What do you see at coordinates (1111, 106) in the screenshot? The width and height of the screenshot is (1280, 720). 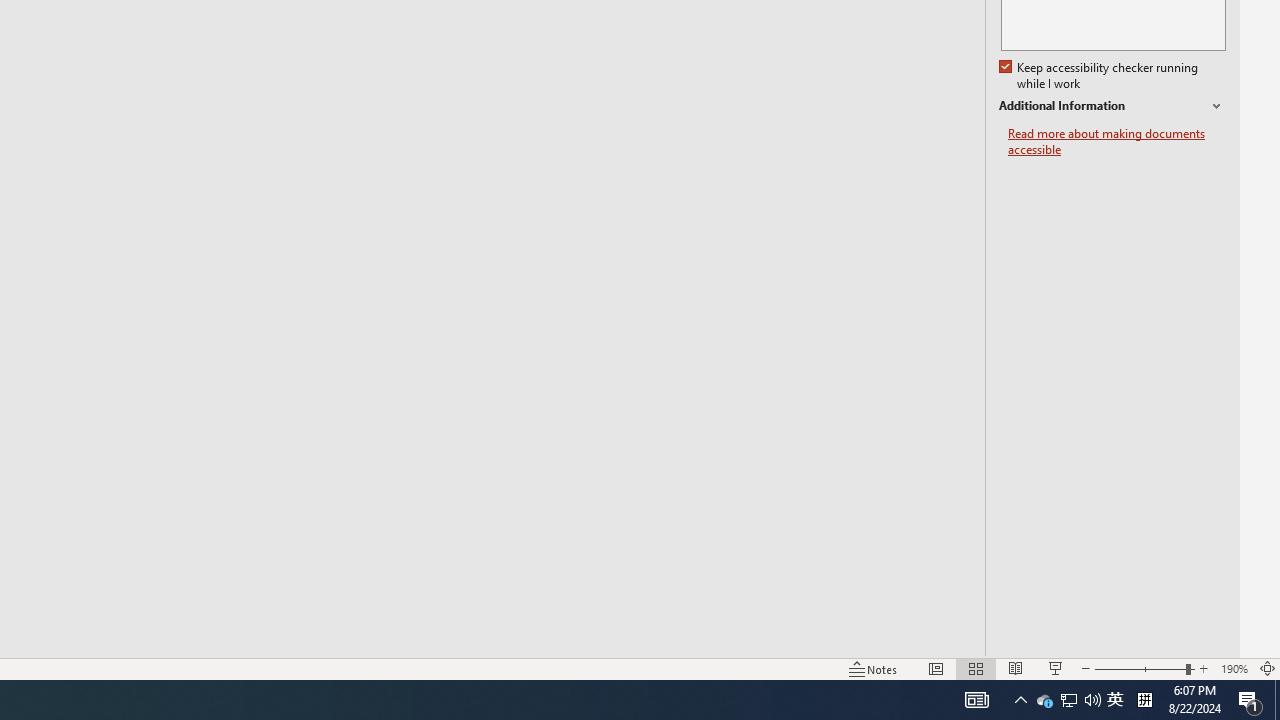 I see `'Additional Information'` at bounding box center [1111, 106].